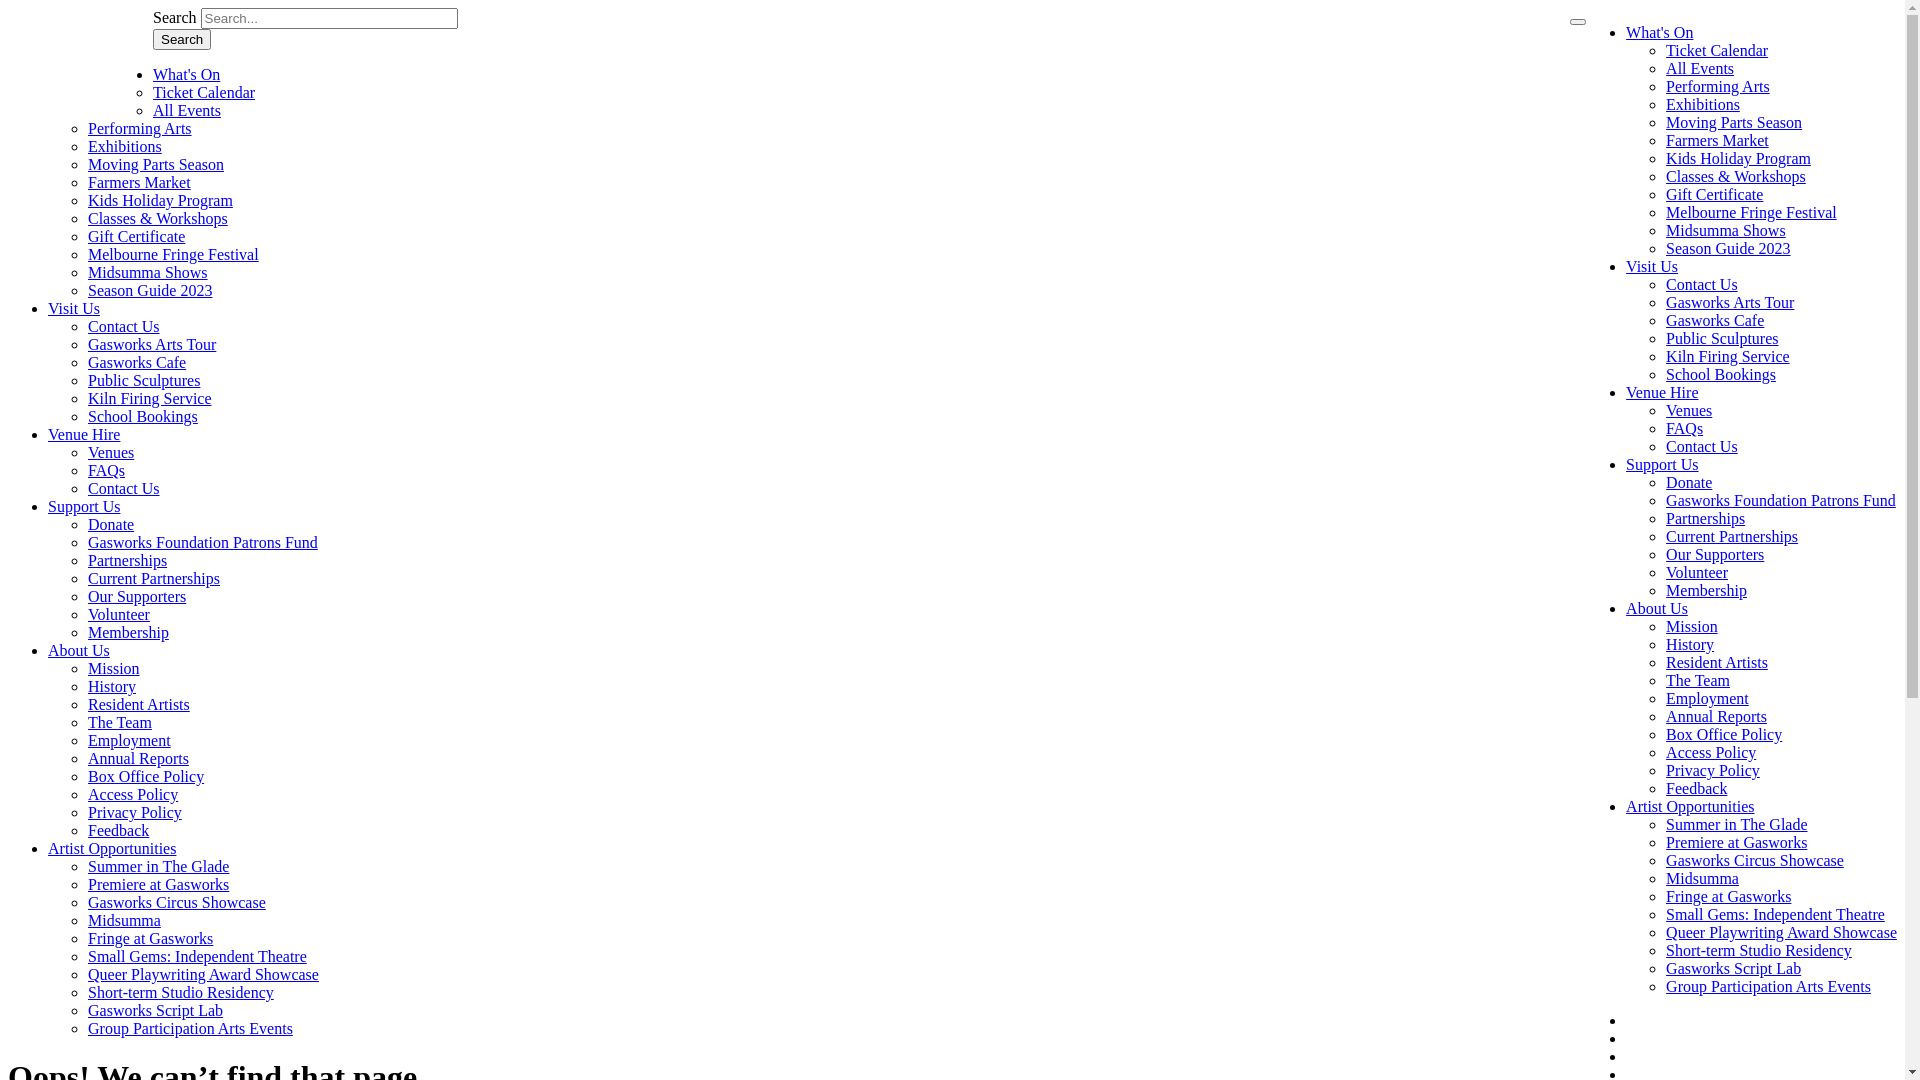  Describe the element at coordinates (135, 235) in the screenshot. I see `'Gift Certificate'` at that location.